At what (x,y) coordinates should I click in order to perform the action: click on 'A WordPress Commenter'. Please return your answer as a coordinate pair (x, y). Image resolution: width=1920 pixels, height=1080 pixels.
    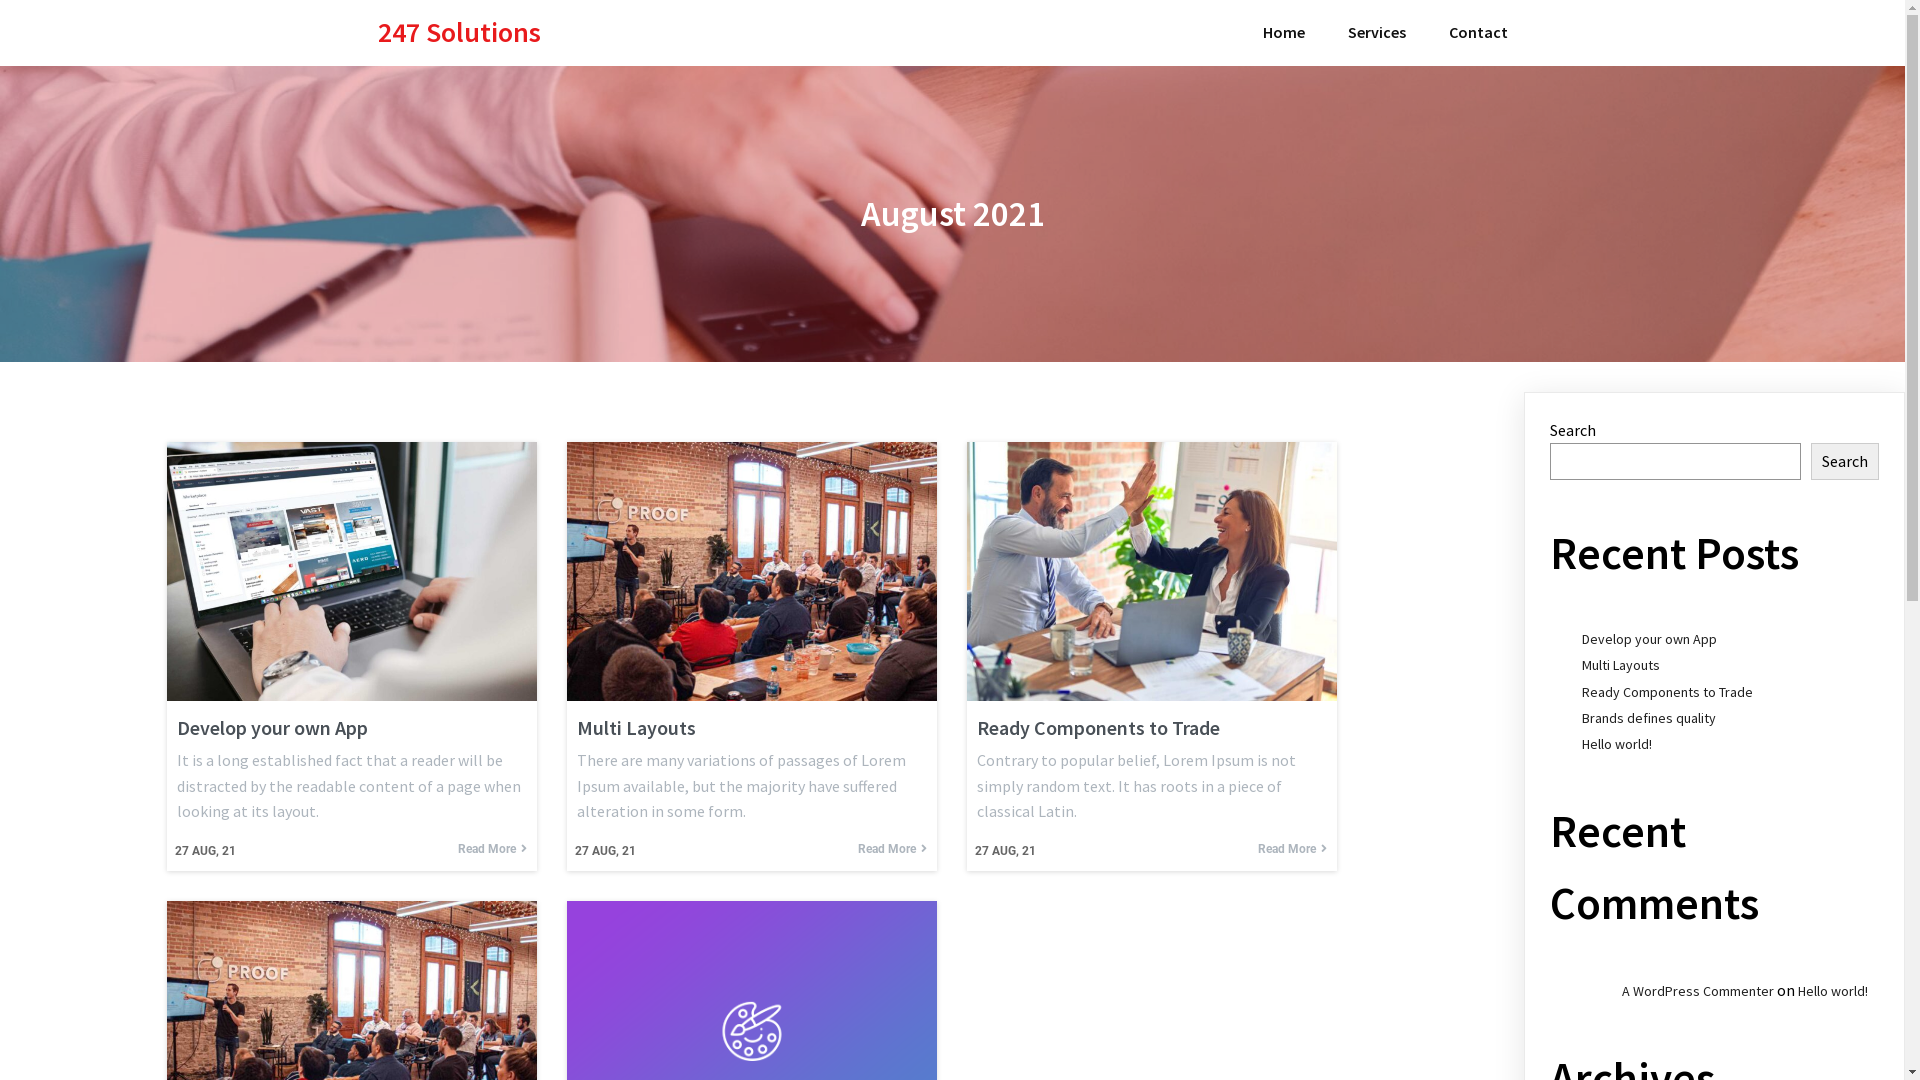
    Looking at the image, I should click on (1697, 991).